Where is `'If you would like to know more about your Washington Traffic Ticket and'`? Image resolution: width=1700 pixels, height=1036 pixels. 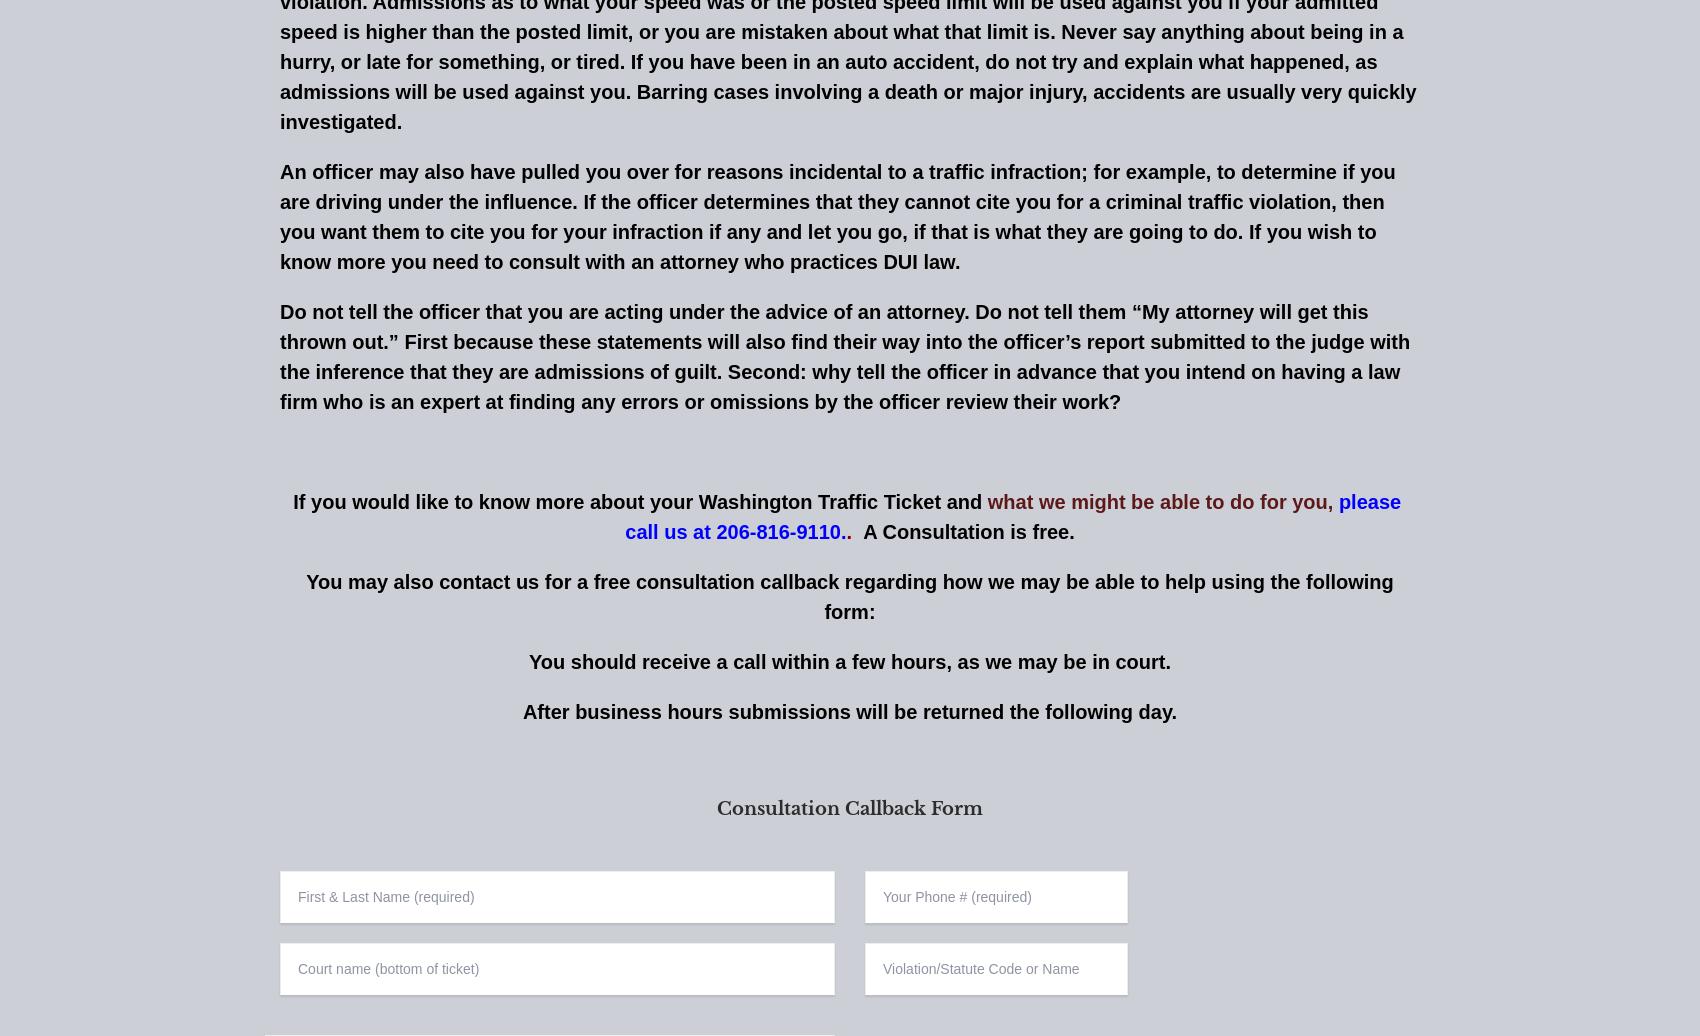 'If you would like to know more about your Washington Traffic Ticket and' is located at coordinates (640, 501).